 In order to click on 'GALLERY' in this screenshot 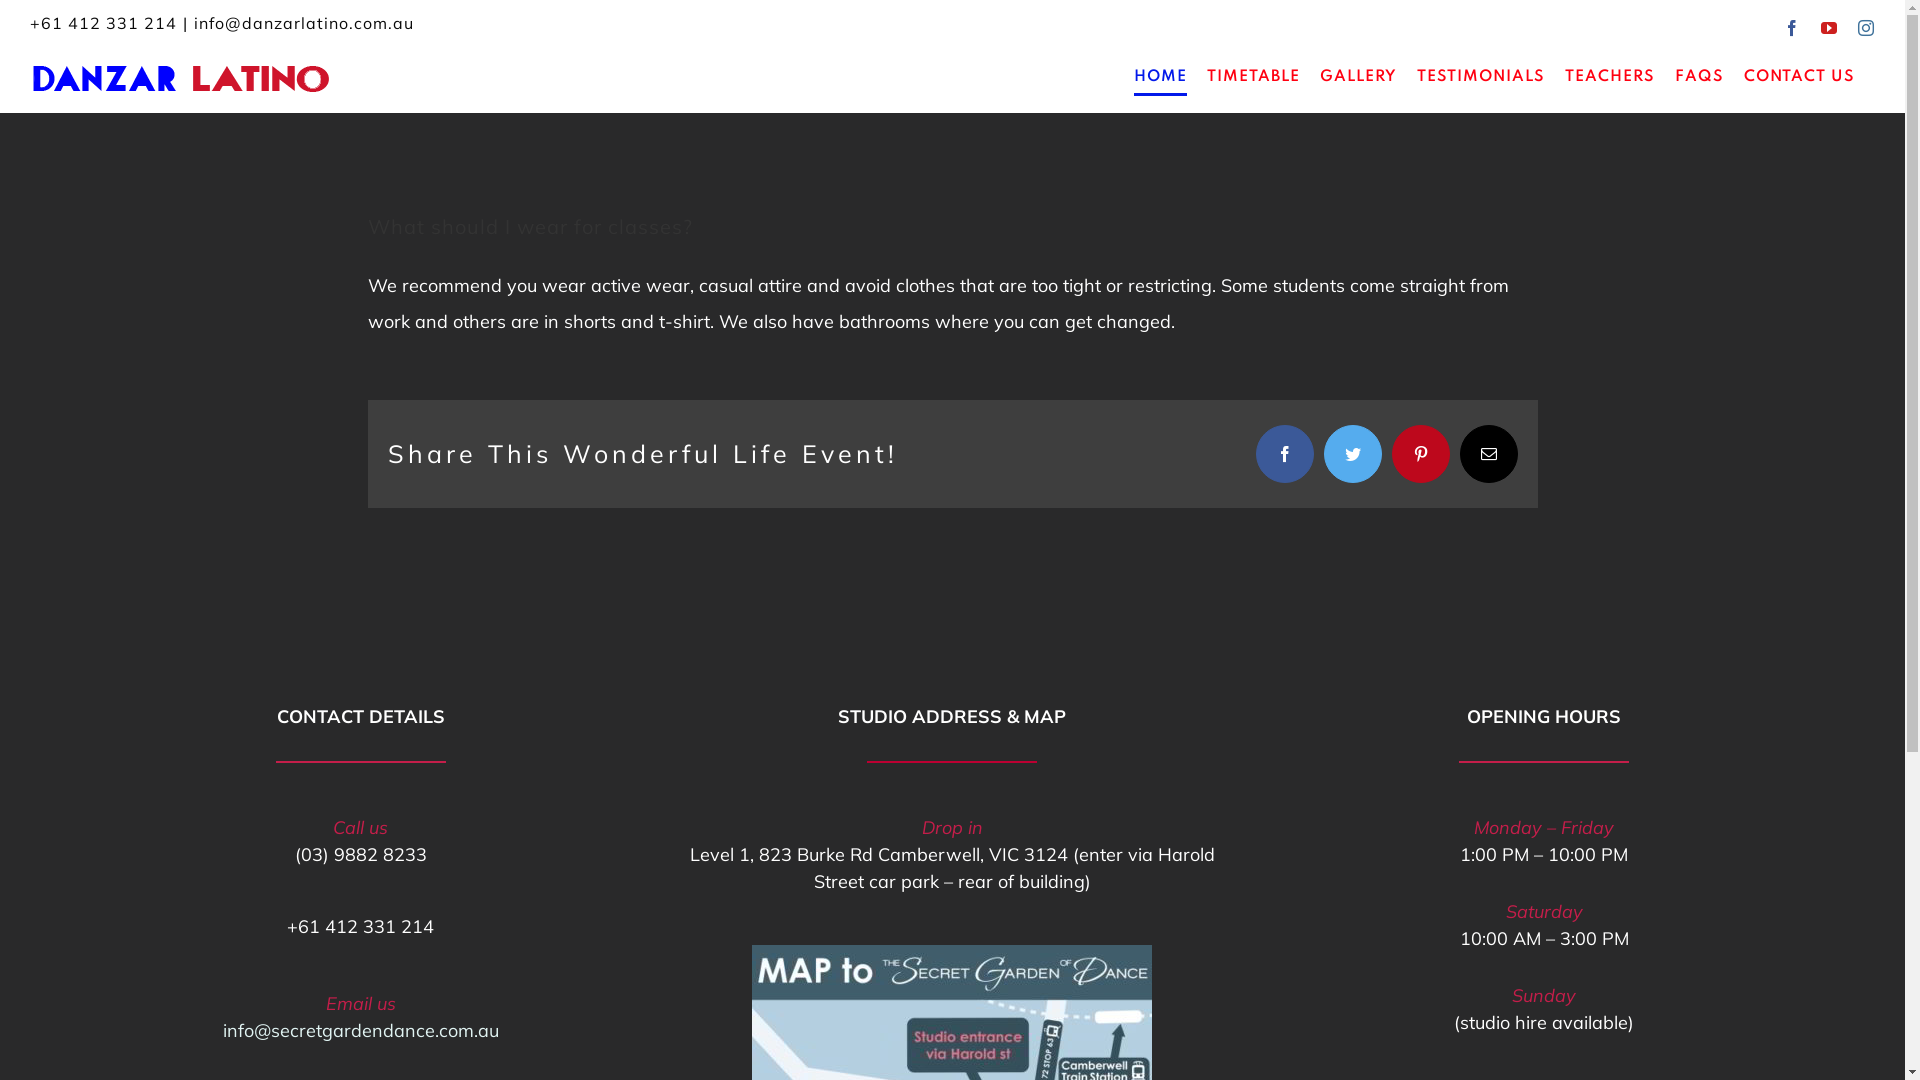, I will do `click(1358, 76)`.